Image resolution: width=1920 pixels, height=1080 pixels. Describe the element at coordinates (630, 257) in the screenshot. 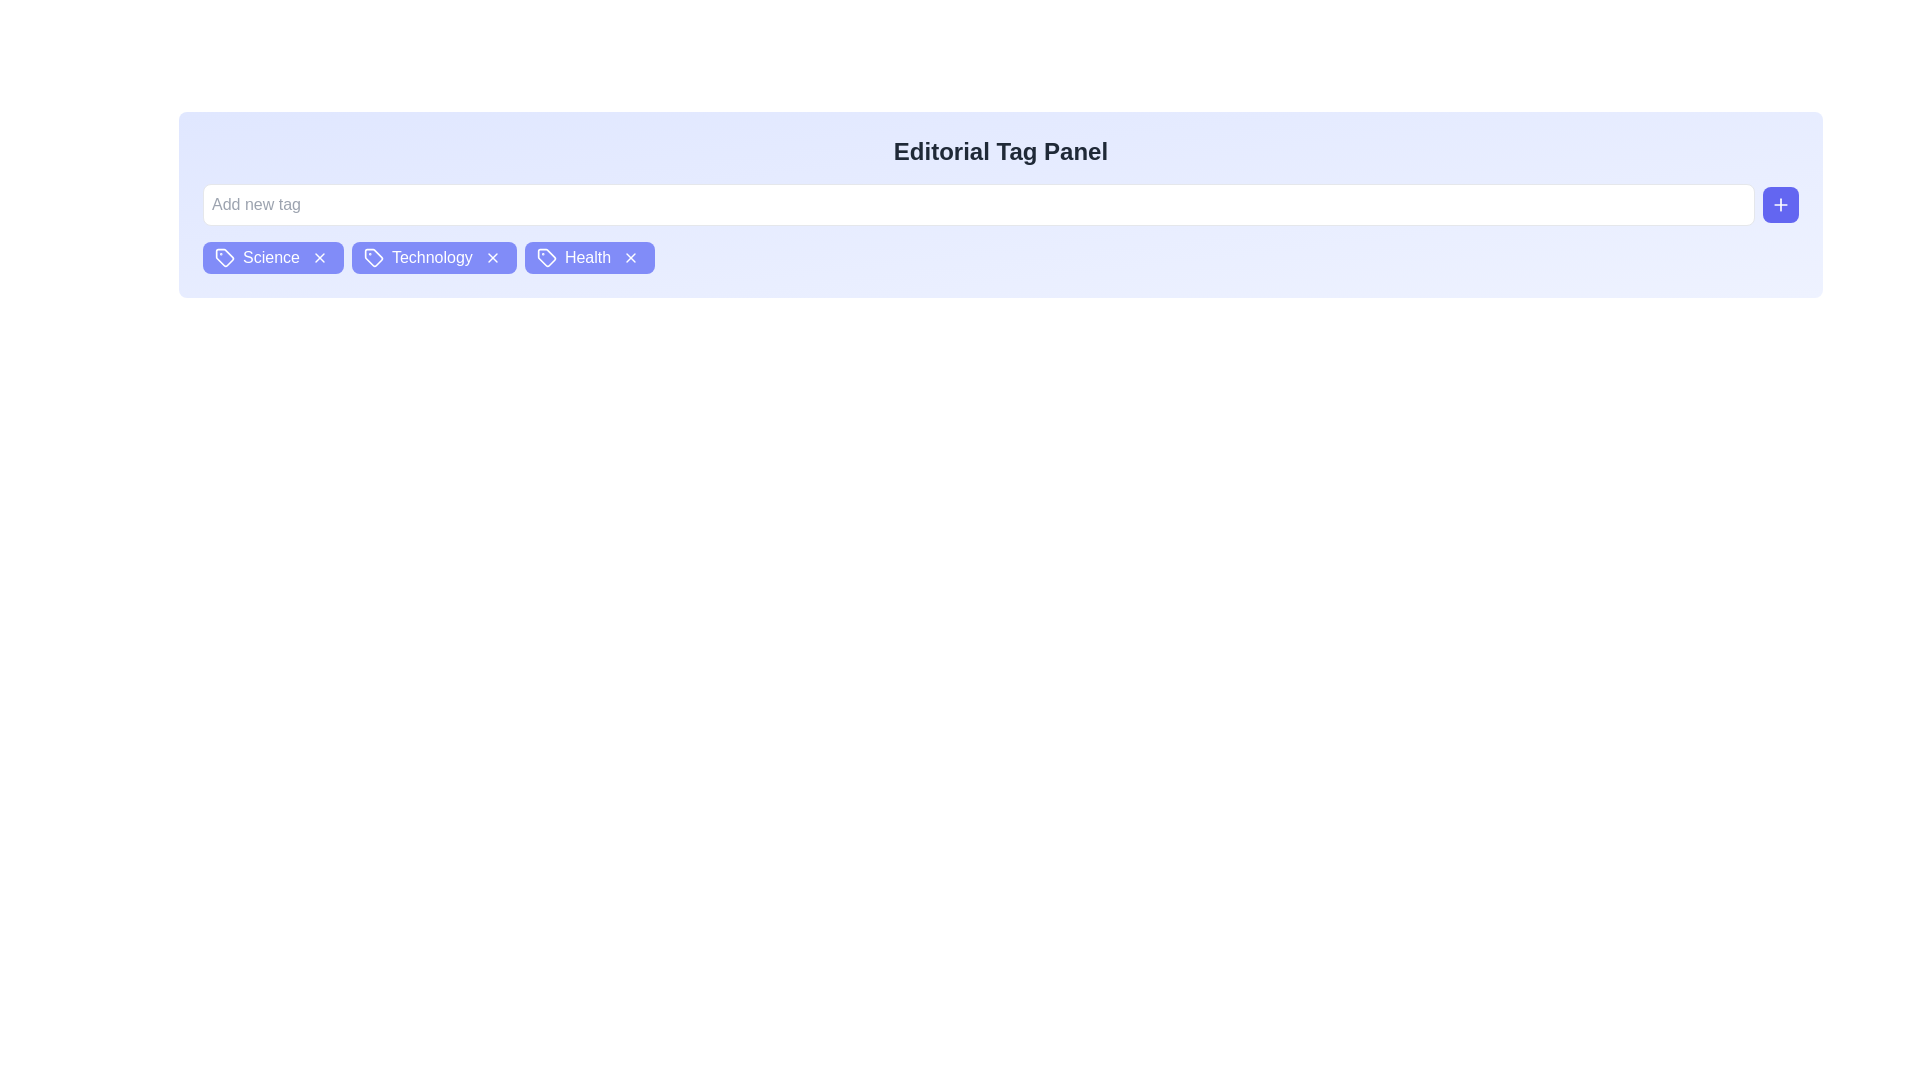

I see `the Close button (cross icon) associated with the 'Health' tag to potentially display a tooltip` at that location.